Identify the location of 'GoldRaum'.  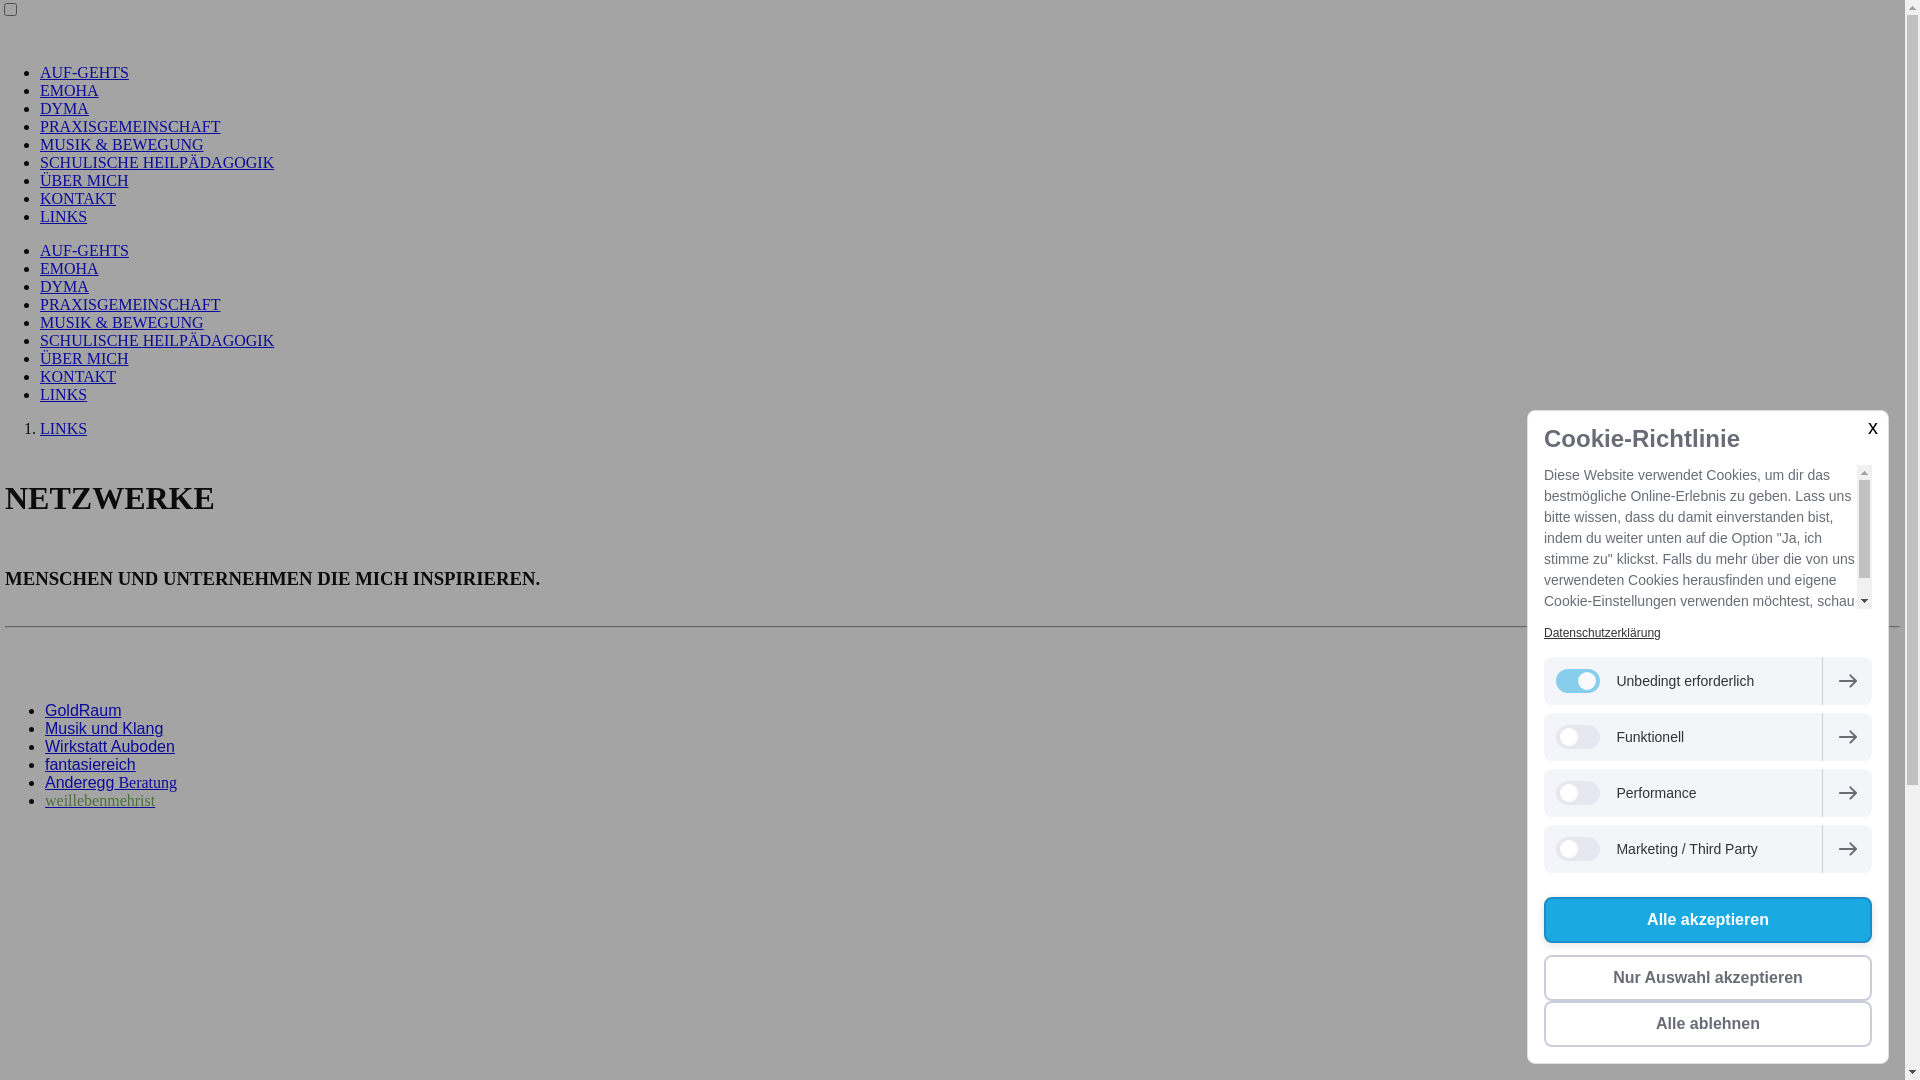
(81, 709).